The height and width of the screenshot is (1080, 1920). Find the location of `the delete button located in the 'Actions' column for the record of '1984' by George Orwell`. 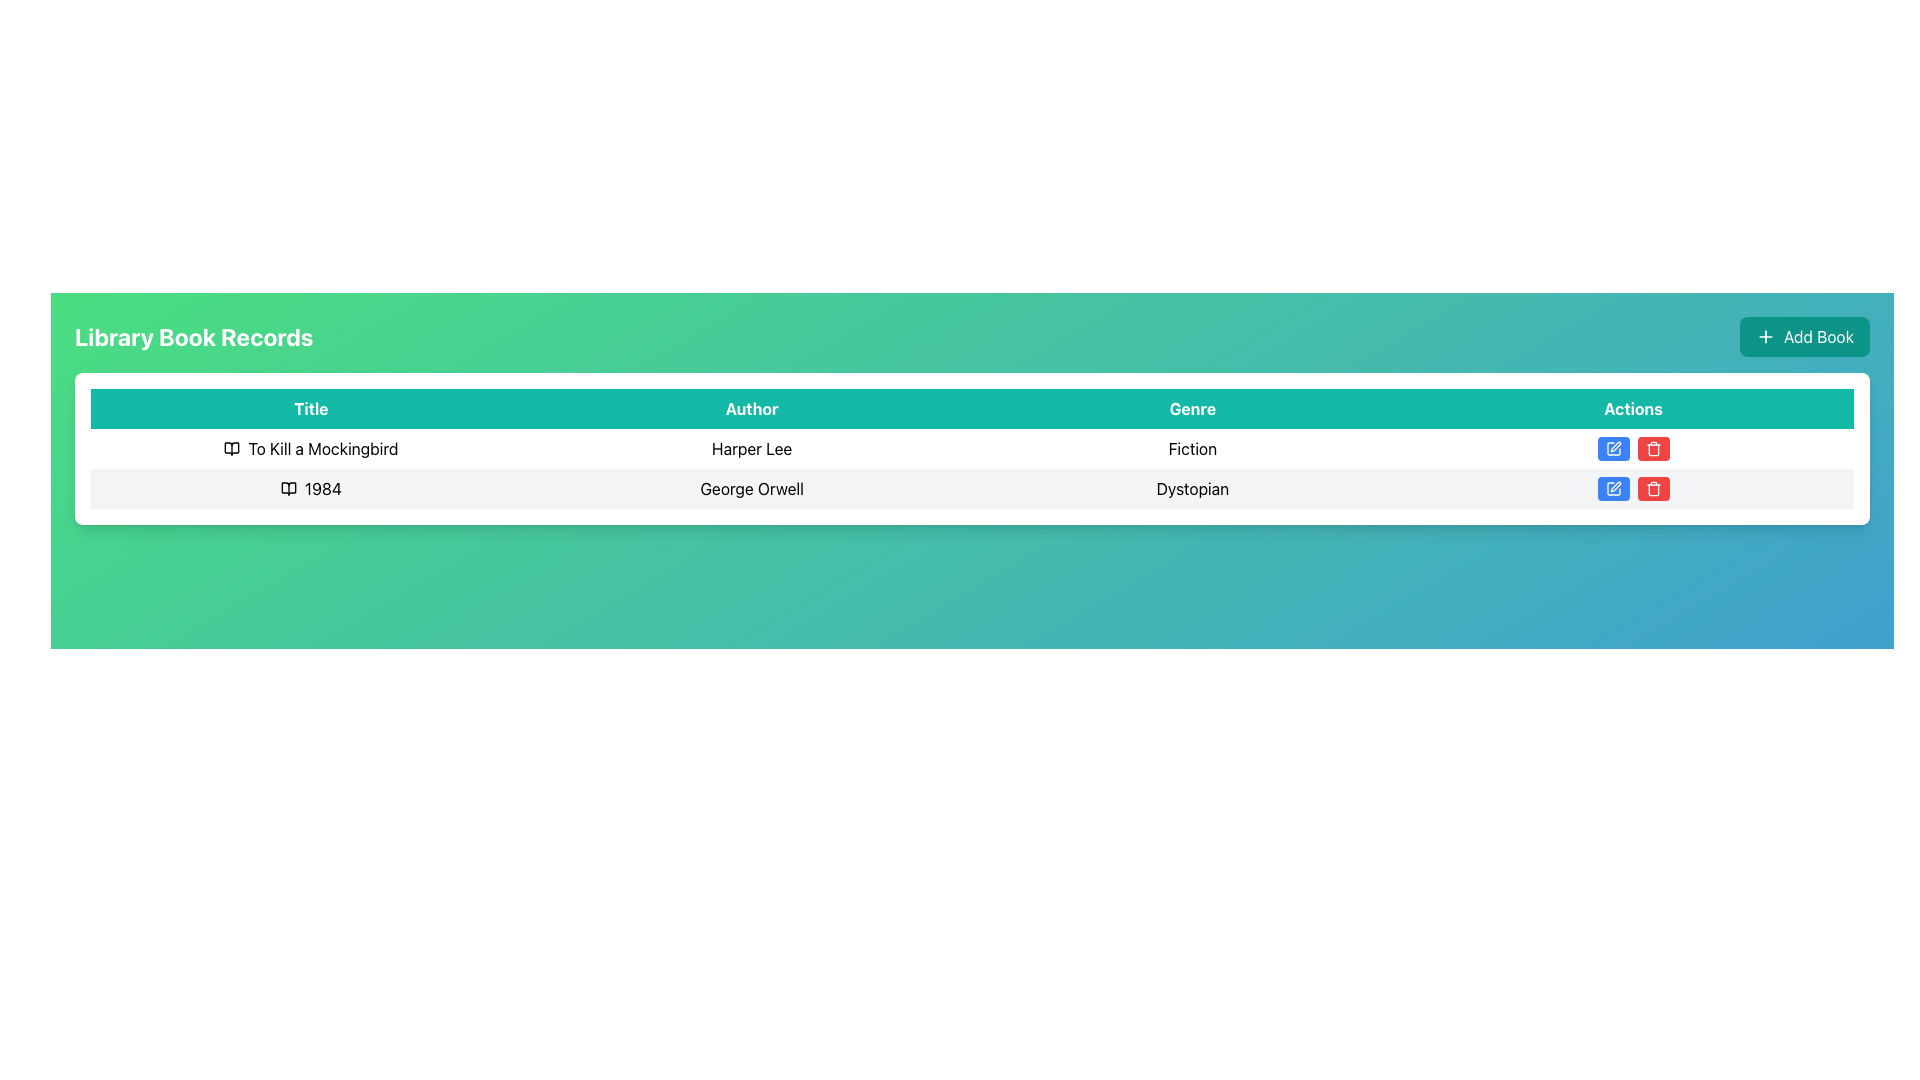

the delete button located in the 'Actions' column for the record of '1984' by George Orwell is located at coordinates (1653, 447).